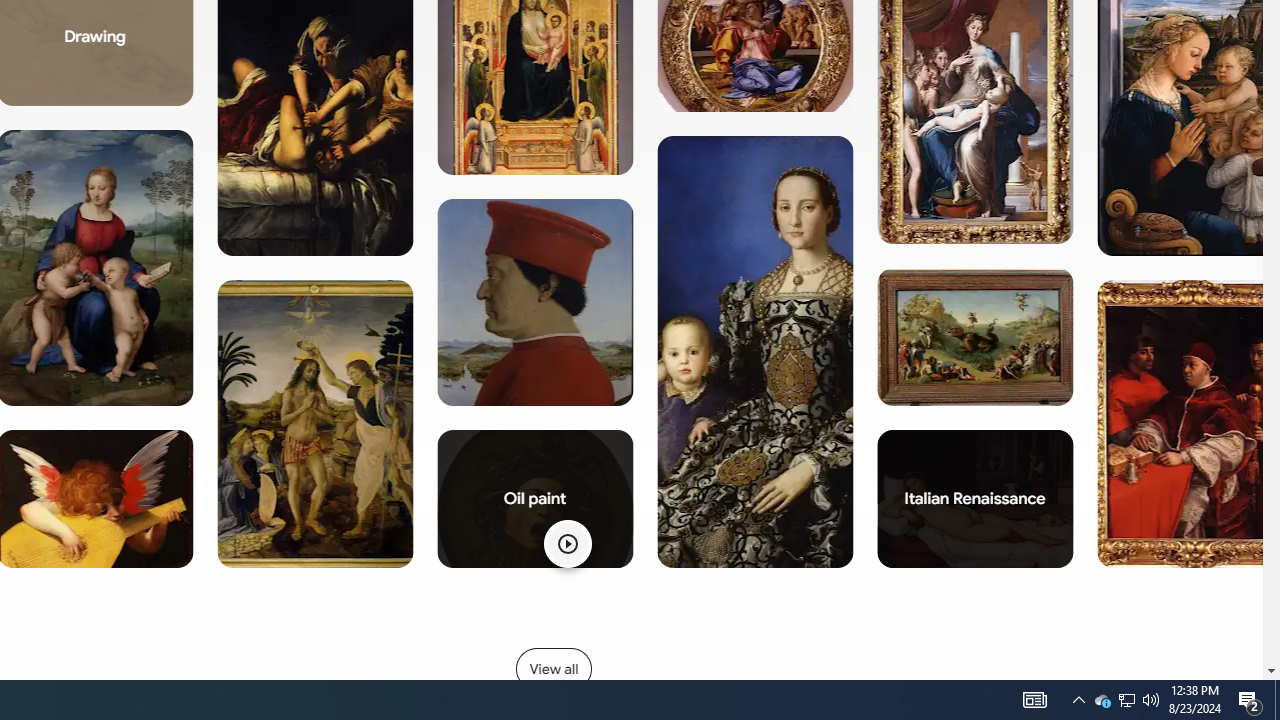  What do you see at coordinates (553, 668) in the screenshot?
I see `'View all'` at bounding box center [553, 668].